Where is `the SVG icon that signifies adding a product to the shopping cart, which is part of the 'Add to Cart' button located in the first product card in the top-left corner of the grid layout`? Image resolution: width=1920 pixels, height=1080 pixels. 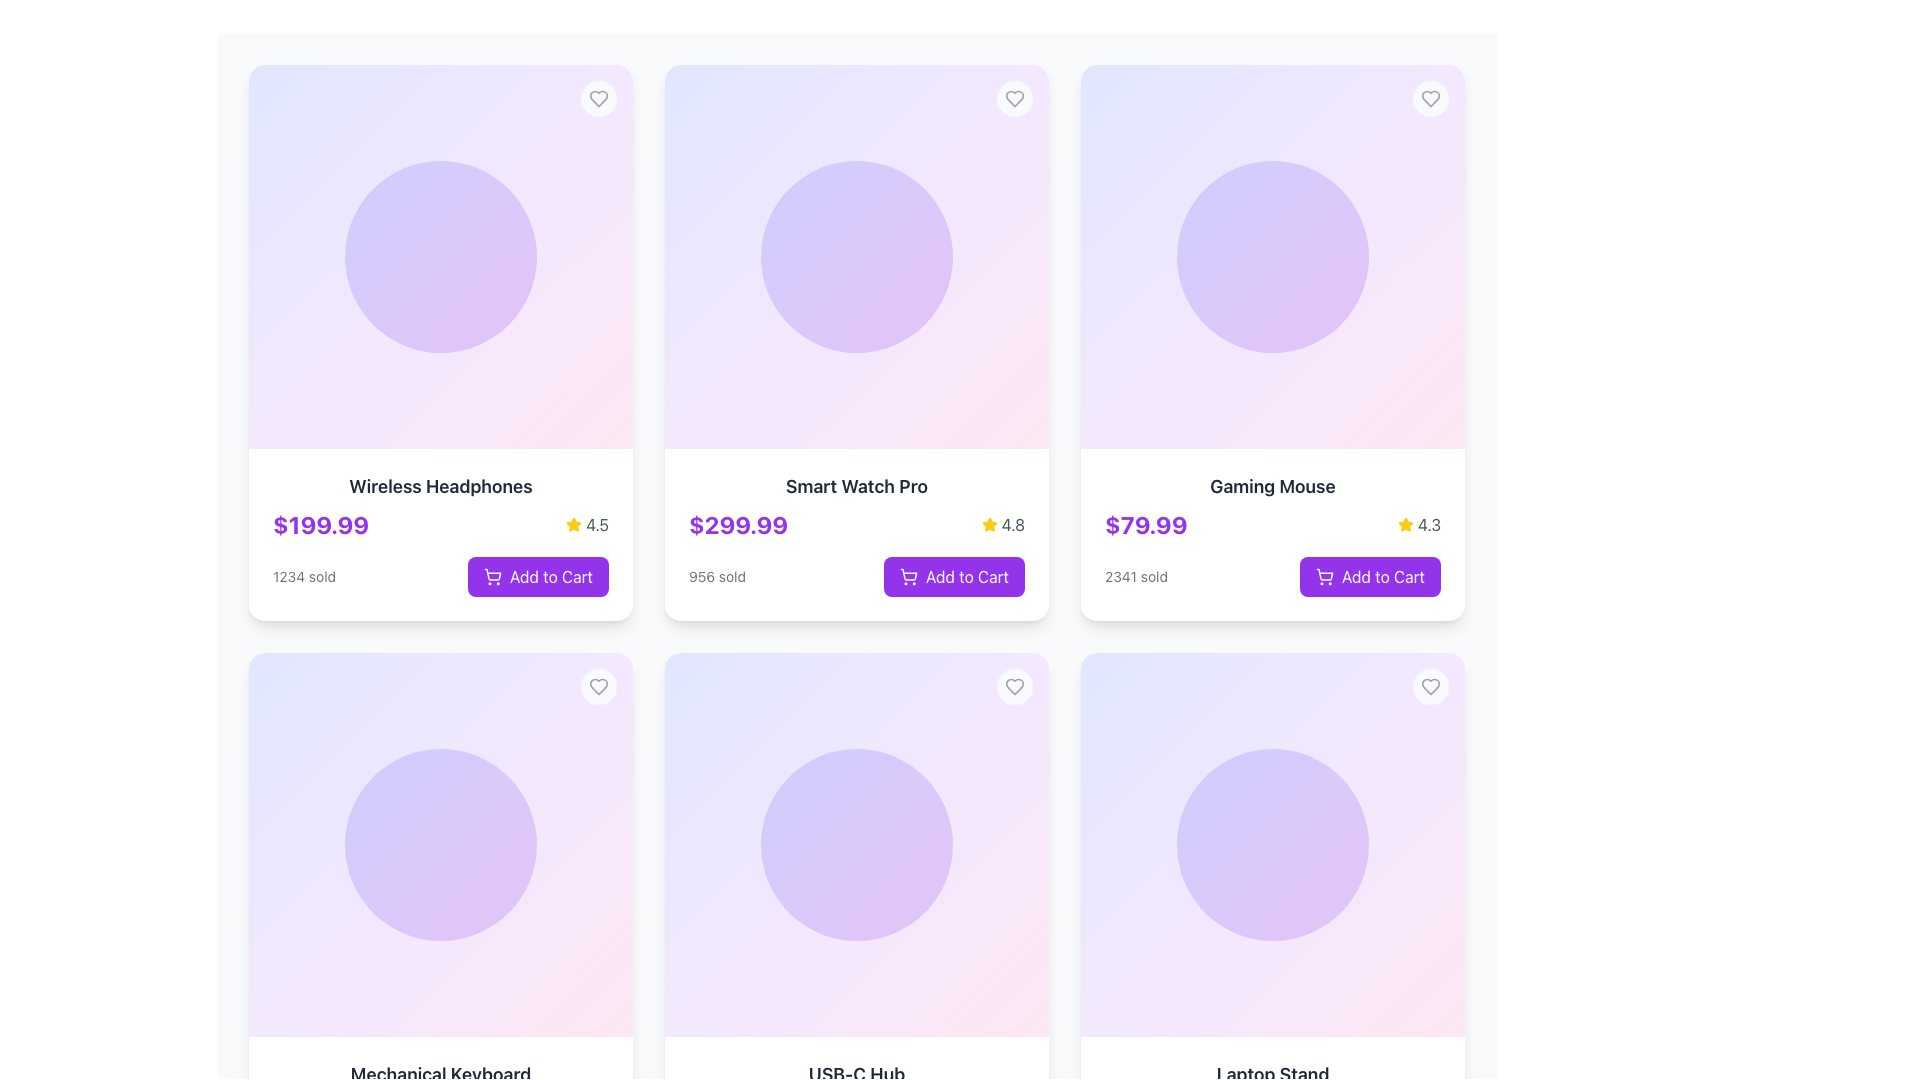
the SVG icon that signifies adding a product to the shopping cart, which is part of the 'Add to Cart' button located in the first product card in the top-left corner of the grid layout is located at coordinates (493, 577).